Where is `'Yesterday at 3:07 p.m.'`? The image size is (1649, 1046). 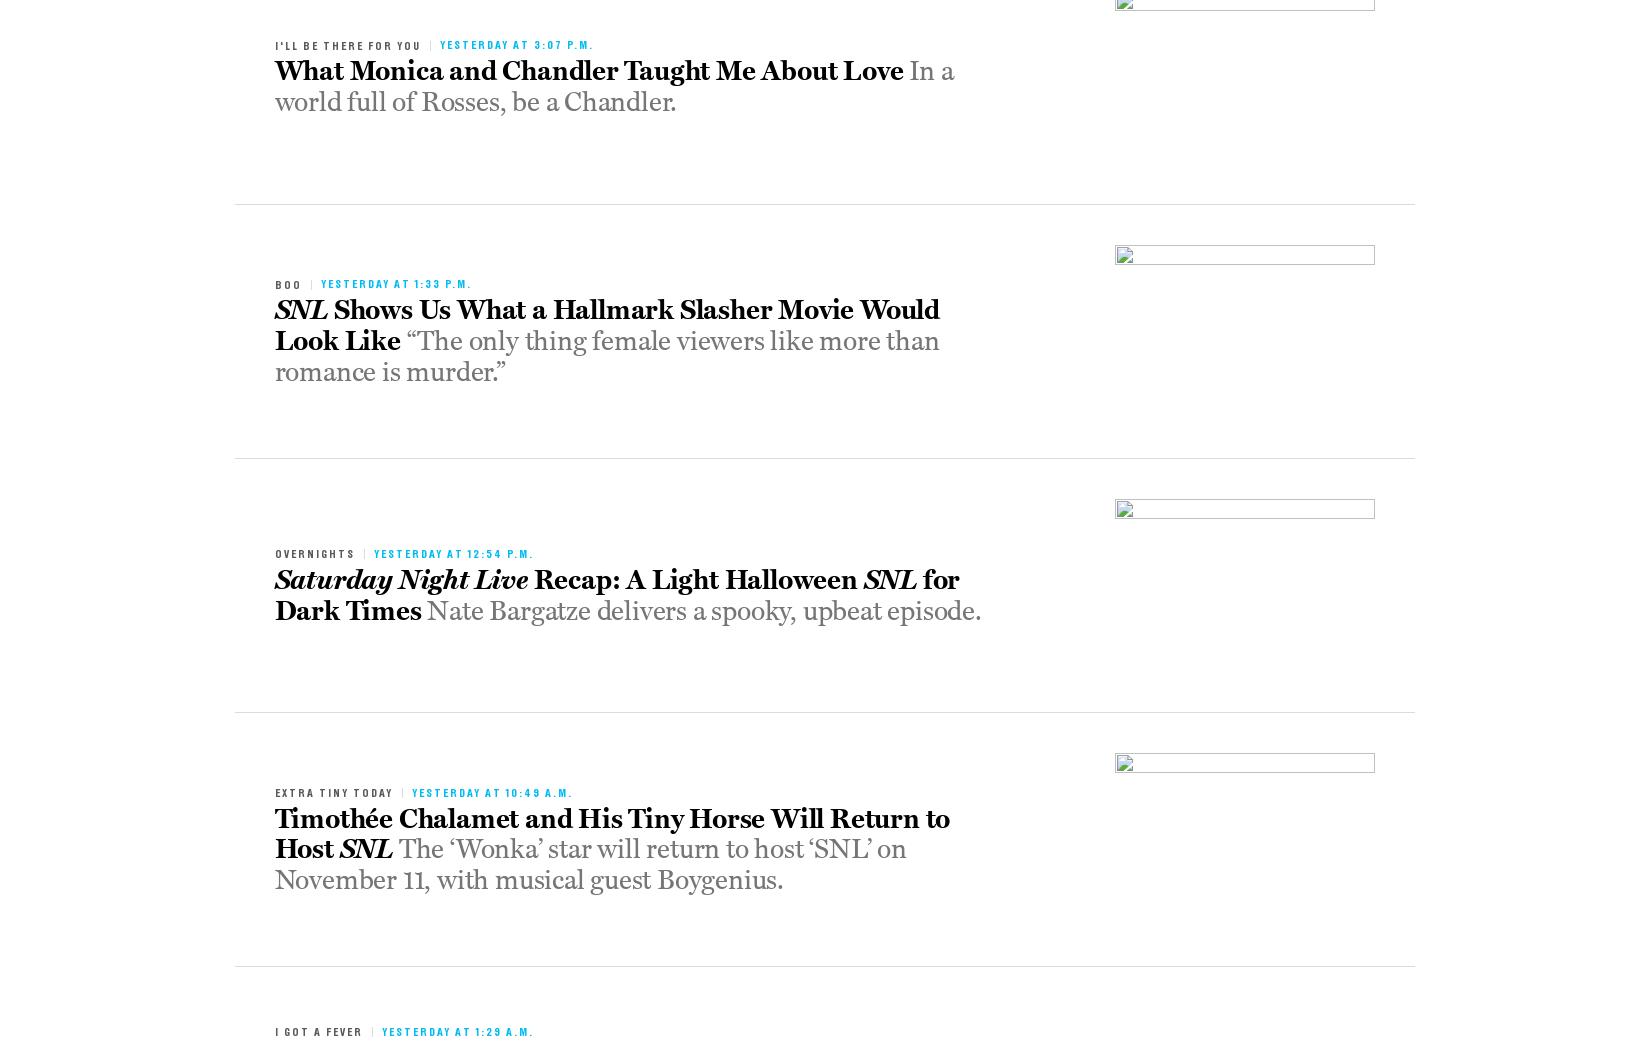
'Yesterday at 3:07 p.m.' is located at coordinates (514, 43).